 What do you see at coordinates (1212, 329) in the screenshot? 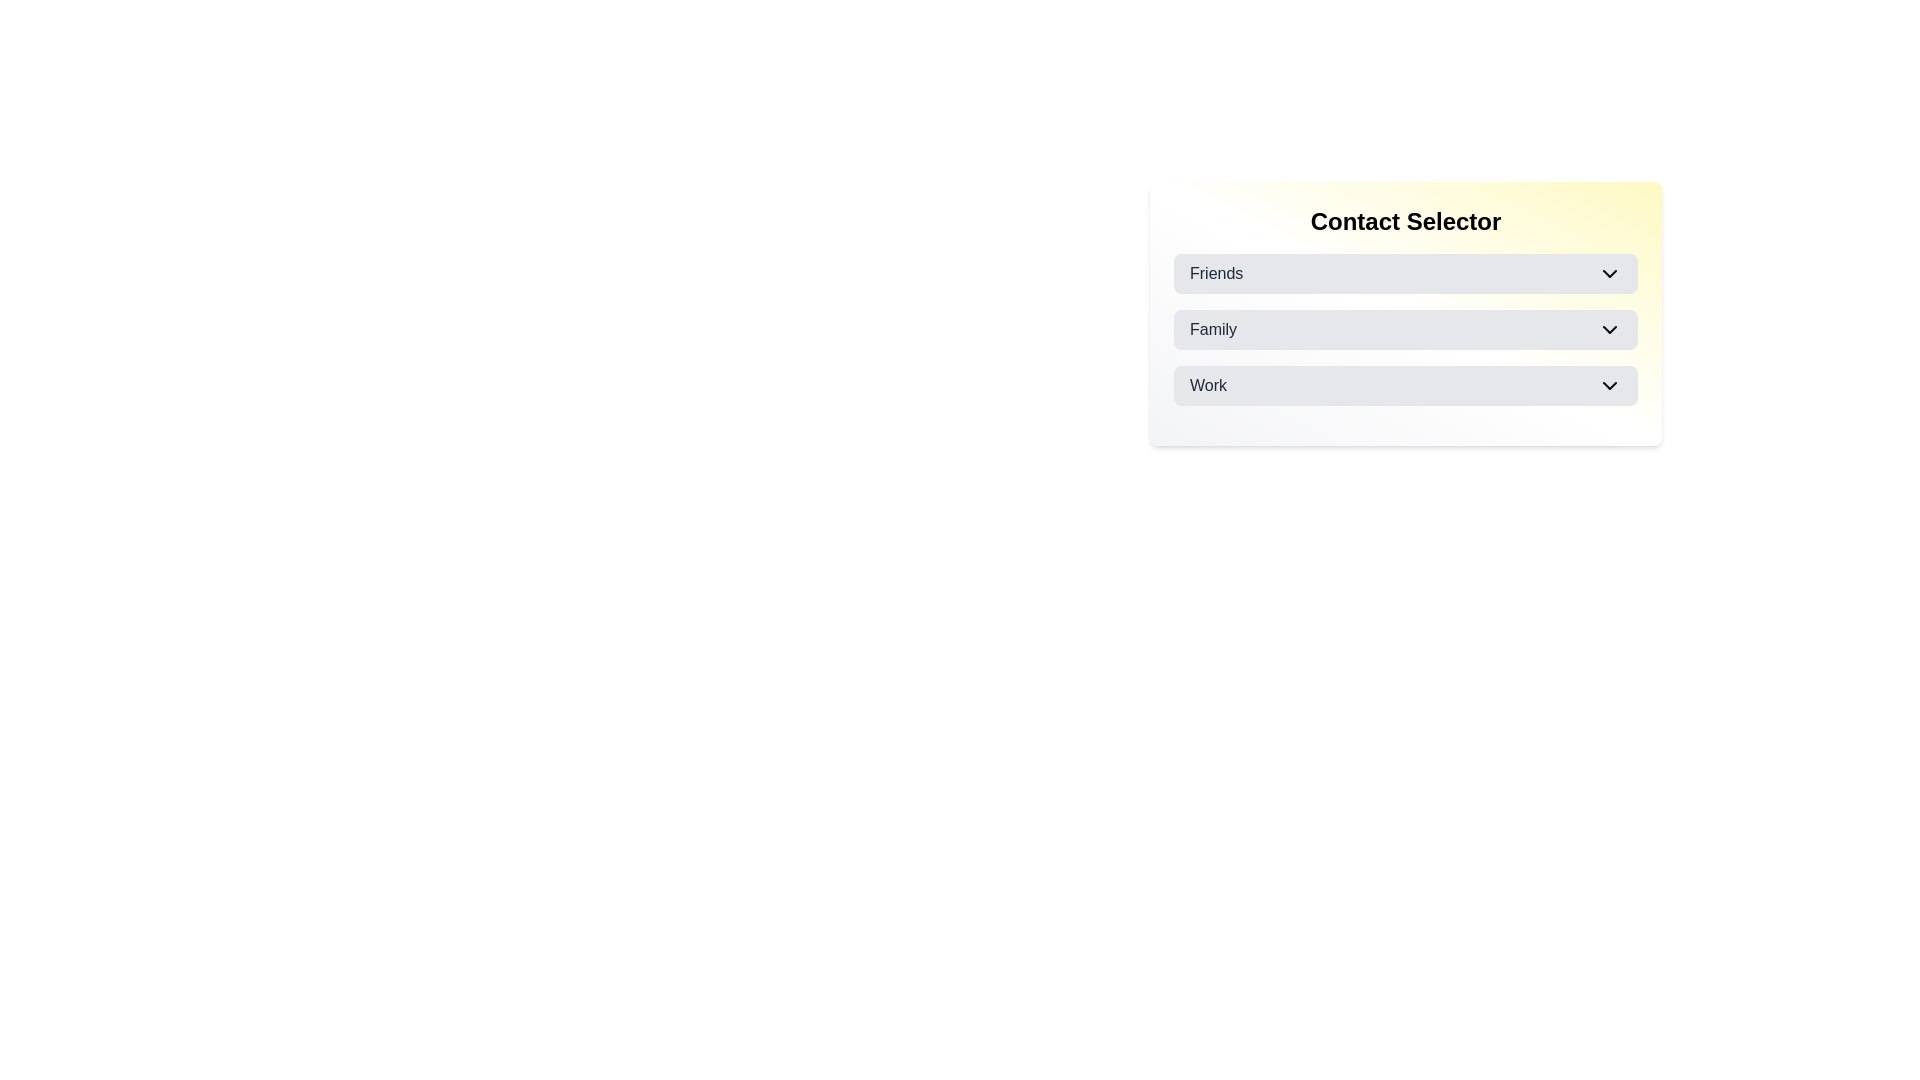
I see `the 'Family' text label, which identifies the second selectable option in the dropdown menu located between 'Friends' and 'Work'` at bounding box center [1212, 329].